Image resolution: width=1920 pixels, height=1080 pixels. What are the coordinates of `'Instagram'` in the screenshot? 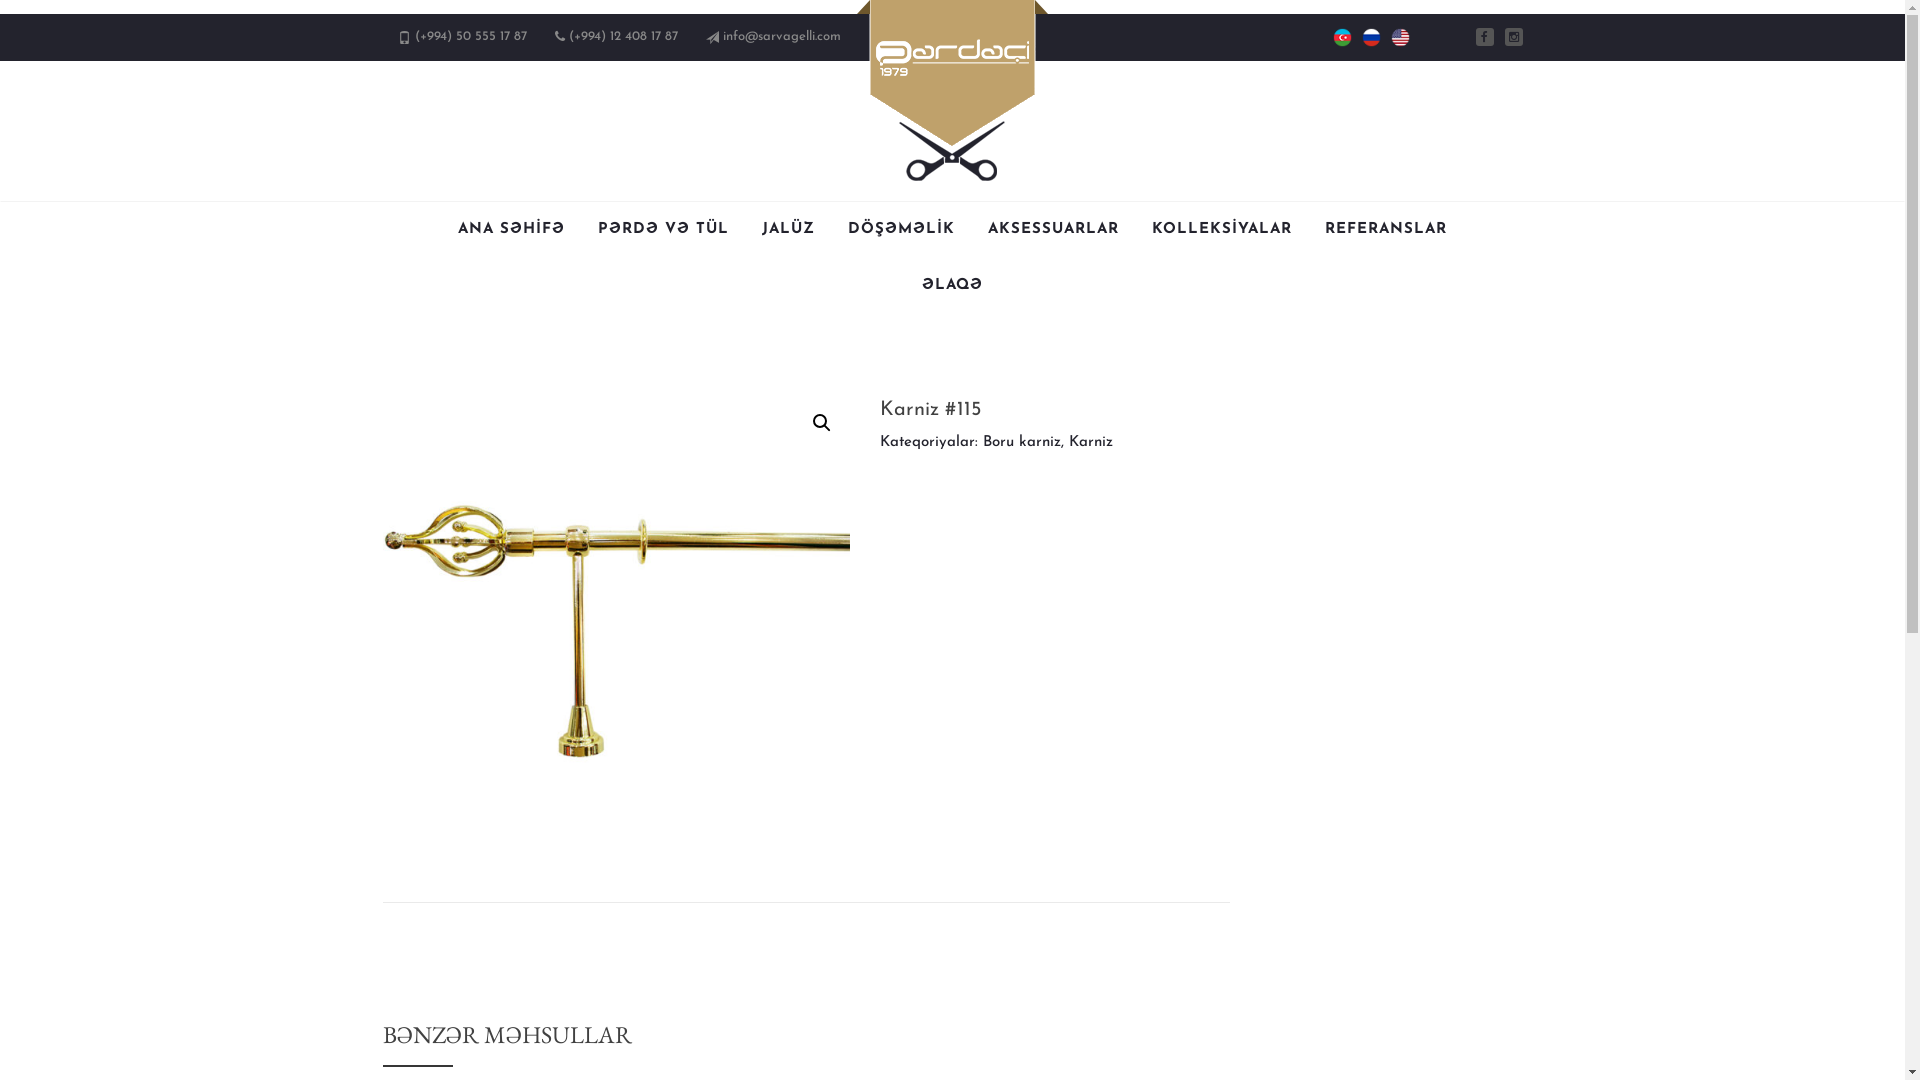 It's located at (1512, 37).